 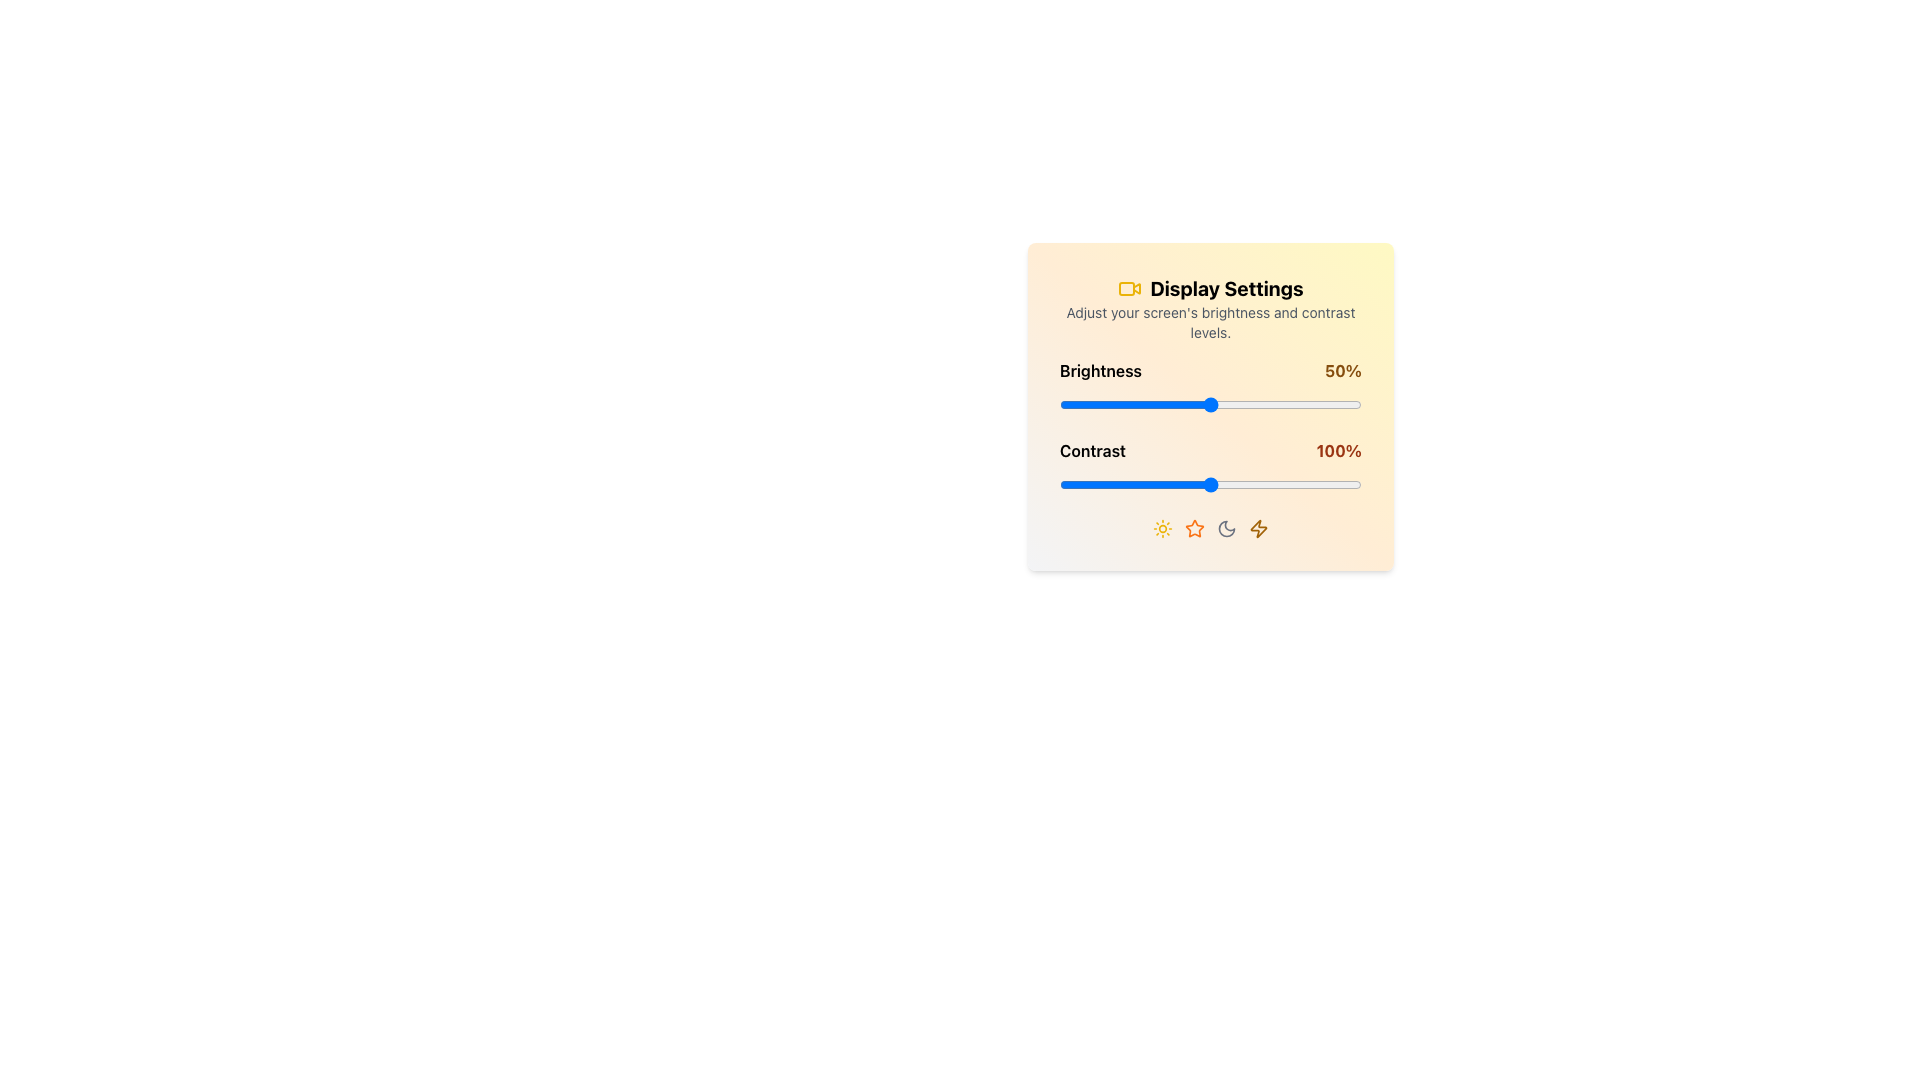 What do you see at coordinates (1127, 289) in the screenshot?
I see `the SVG rectangle element with rounded edges, part of the yellow-highlighted camera icon near the 'Display Settings' title` at bounding box center [1127, 289].